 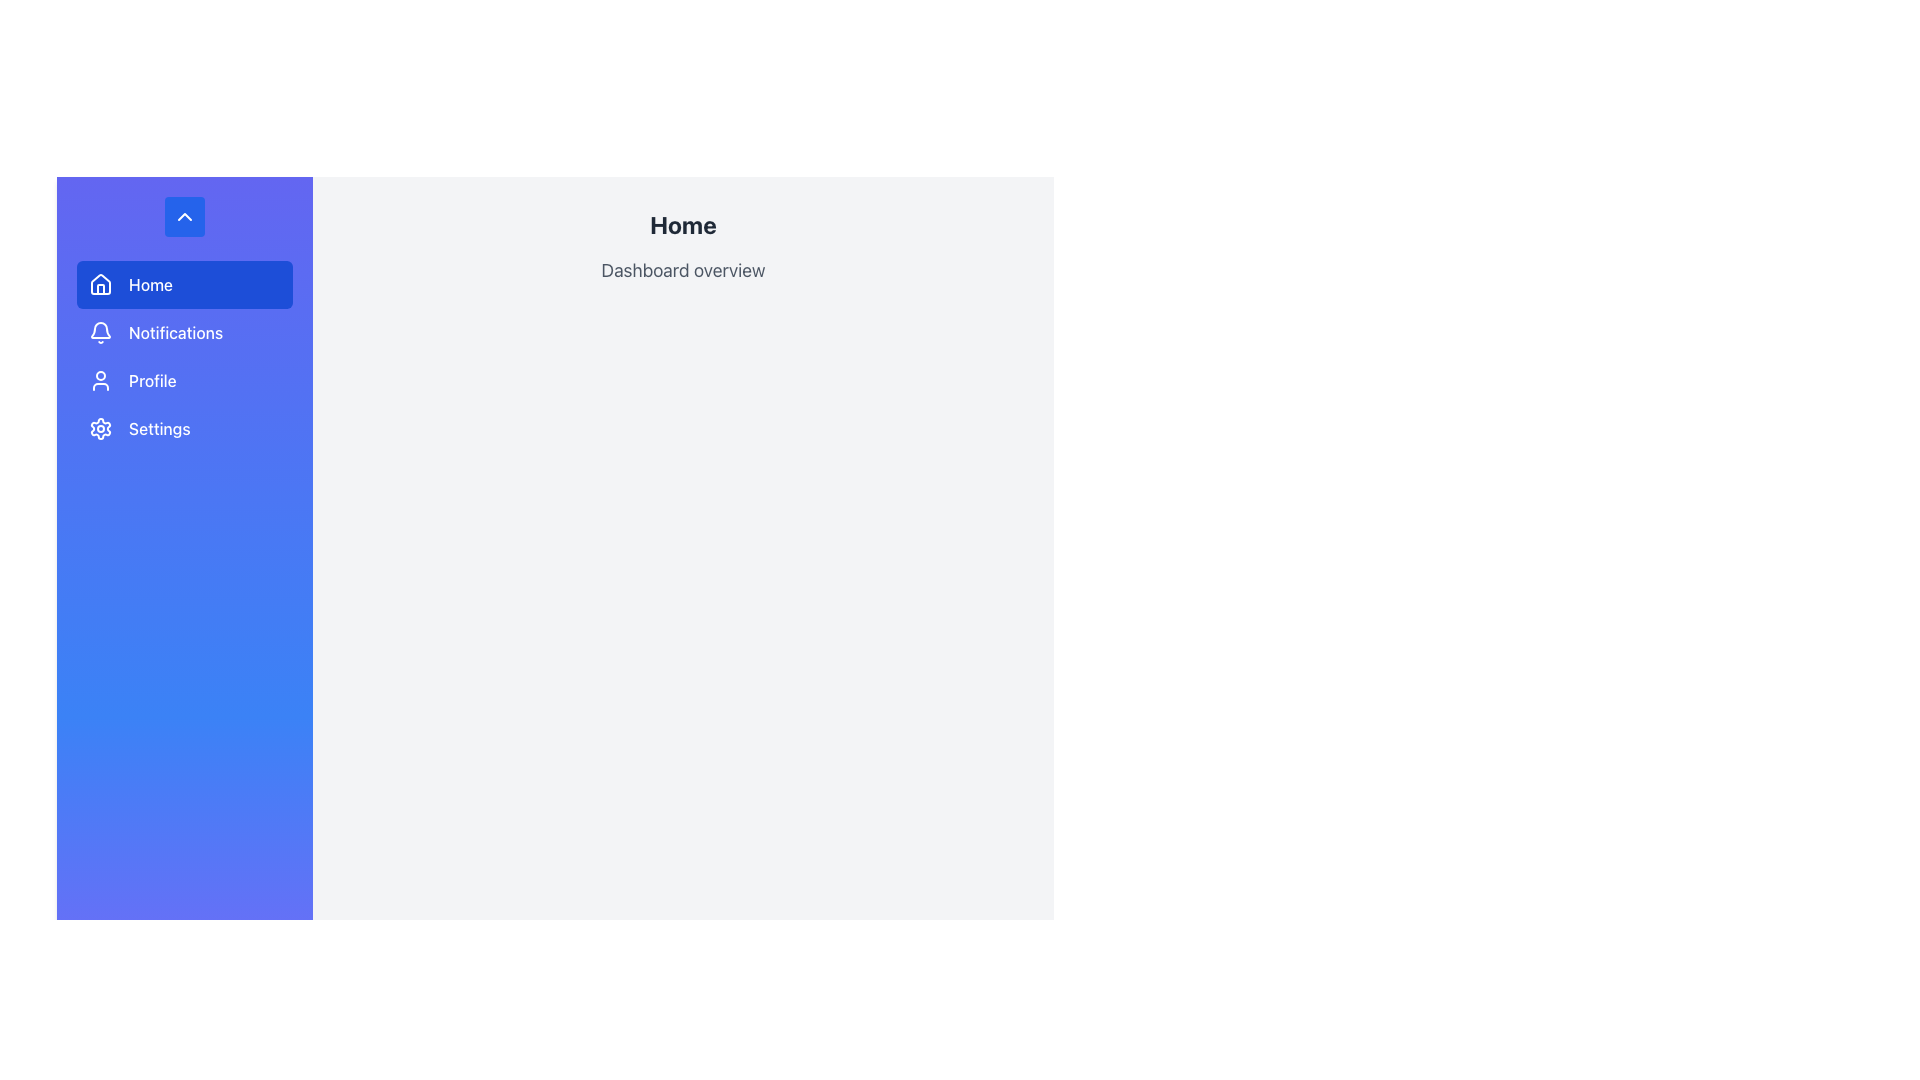 What do you see at coordinates (185, 356) in the screenshot?
I see `the 'Notifications' navigation menu item in the sidebar` at bounding box center [185, 356].